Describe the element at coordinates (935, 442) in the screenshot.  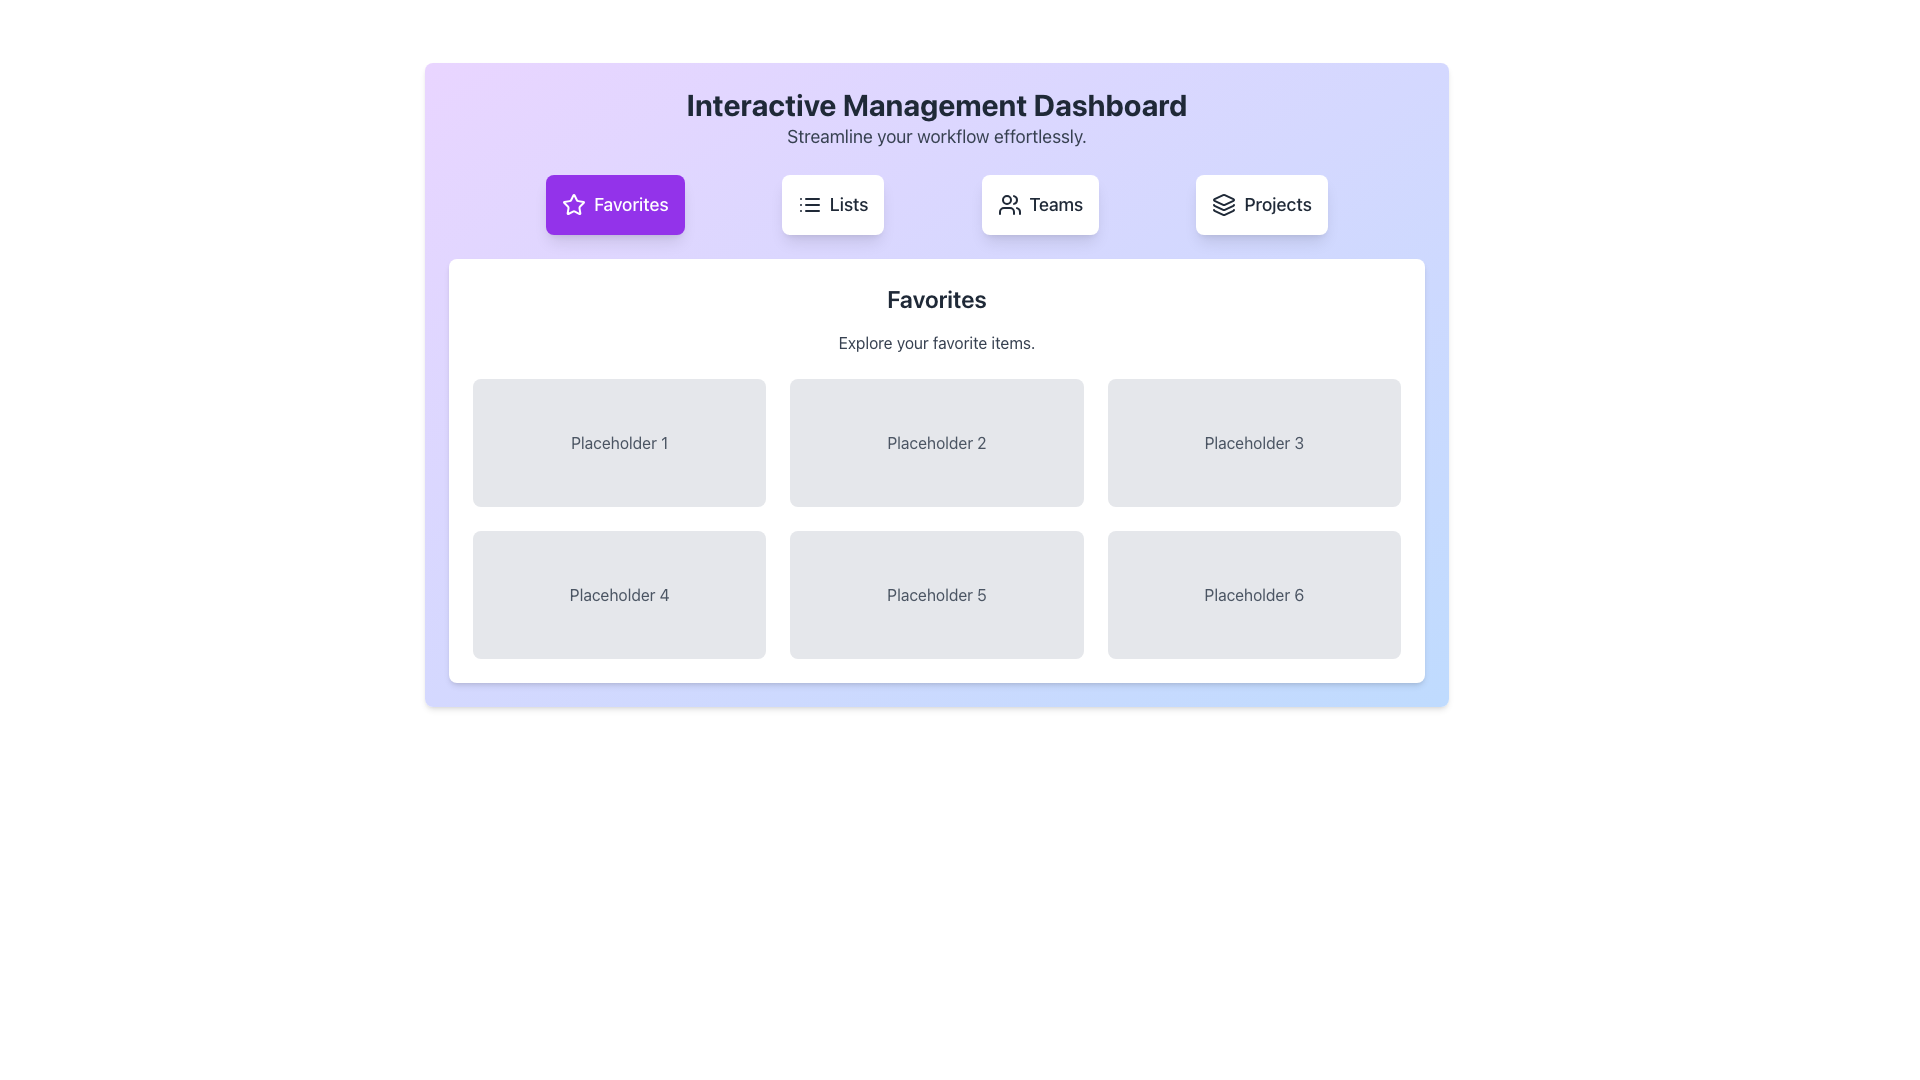
I see `text of the Text-based Placeholder Block labeled 'Placeholder 2', which is a light gray rectangular item with rounded edges` at that location.